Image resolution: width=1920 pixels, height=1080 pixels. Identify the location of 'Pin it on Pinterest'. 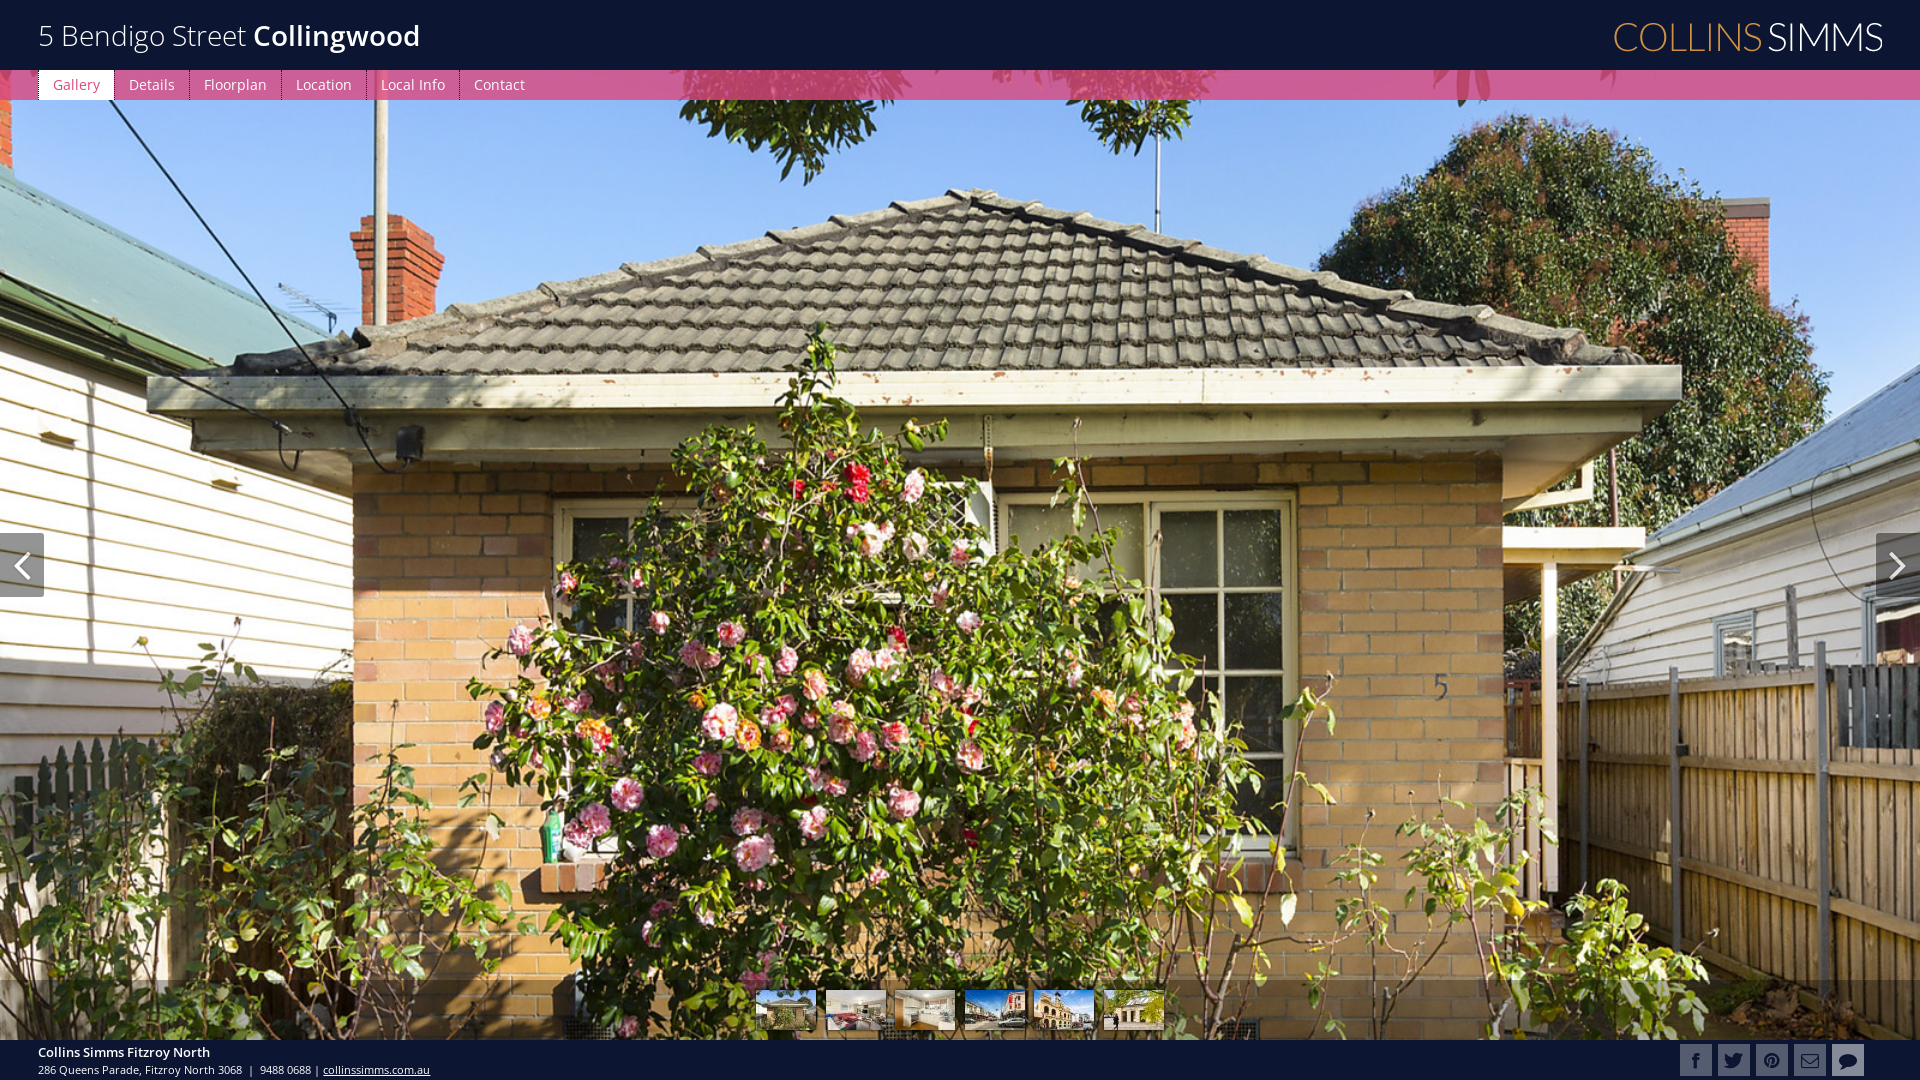
(1771, 1059).